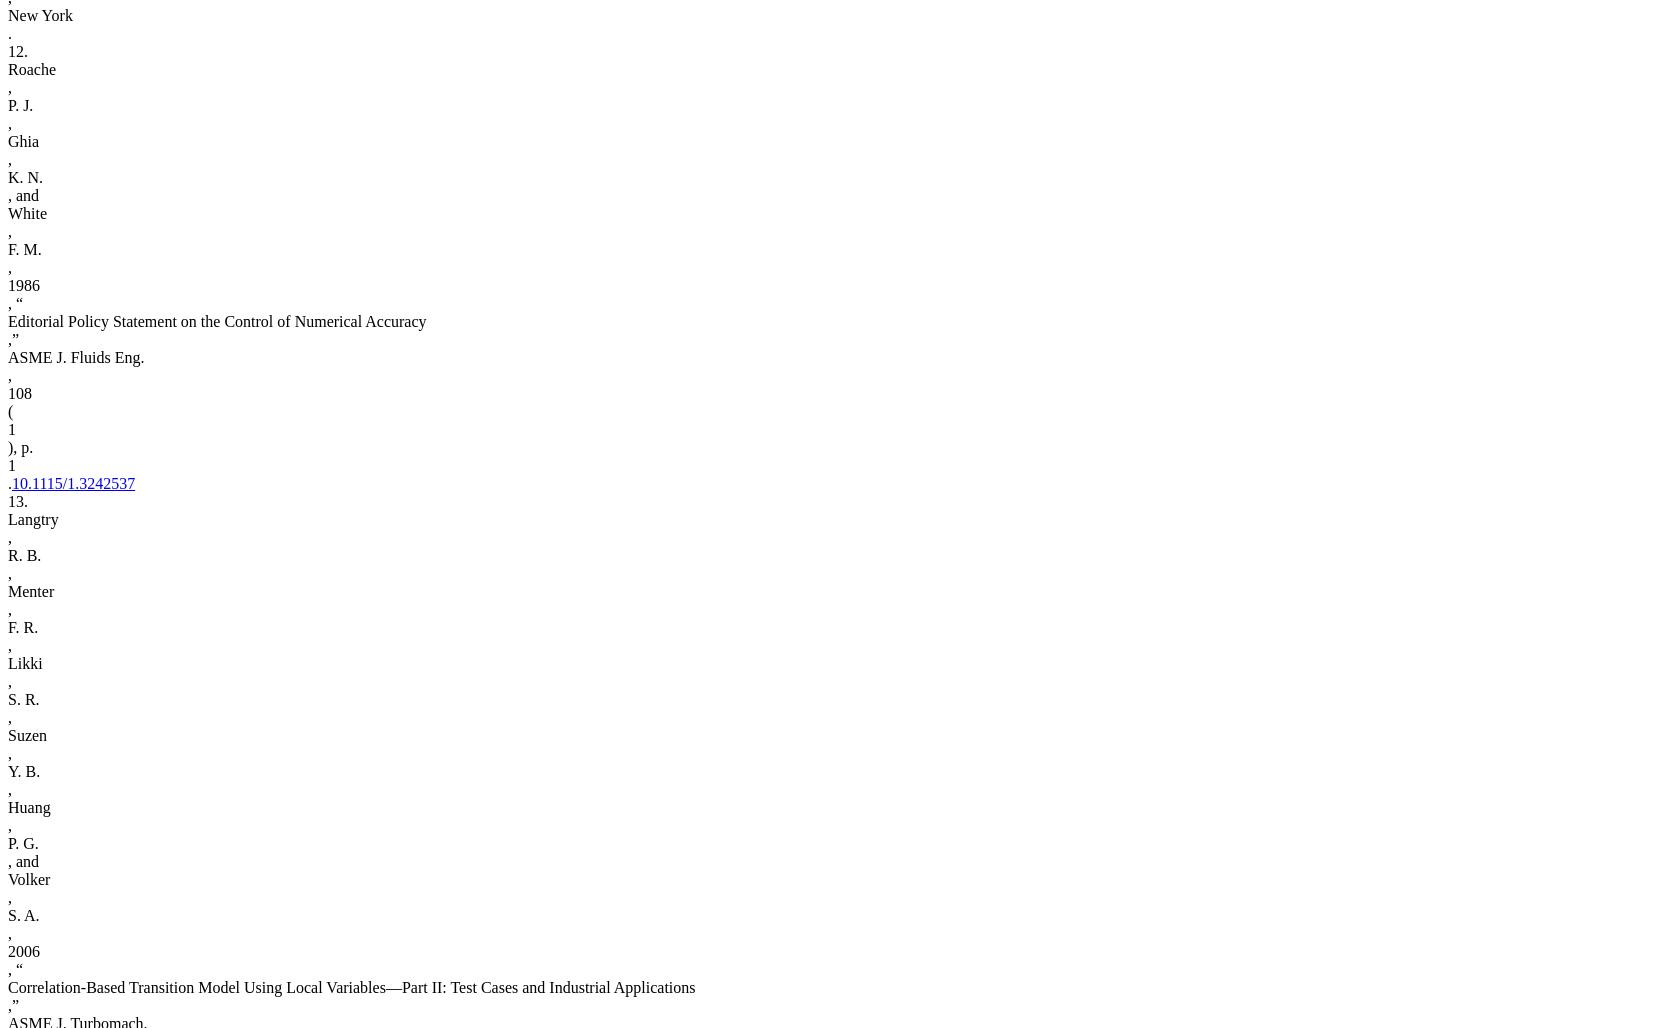 The height and width of the screenshot is (1028, 1656). Describe the element at coordinates (23, 285) in the screenshot. I see `'1986'` at that location.